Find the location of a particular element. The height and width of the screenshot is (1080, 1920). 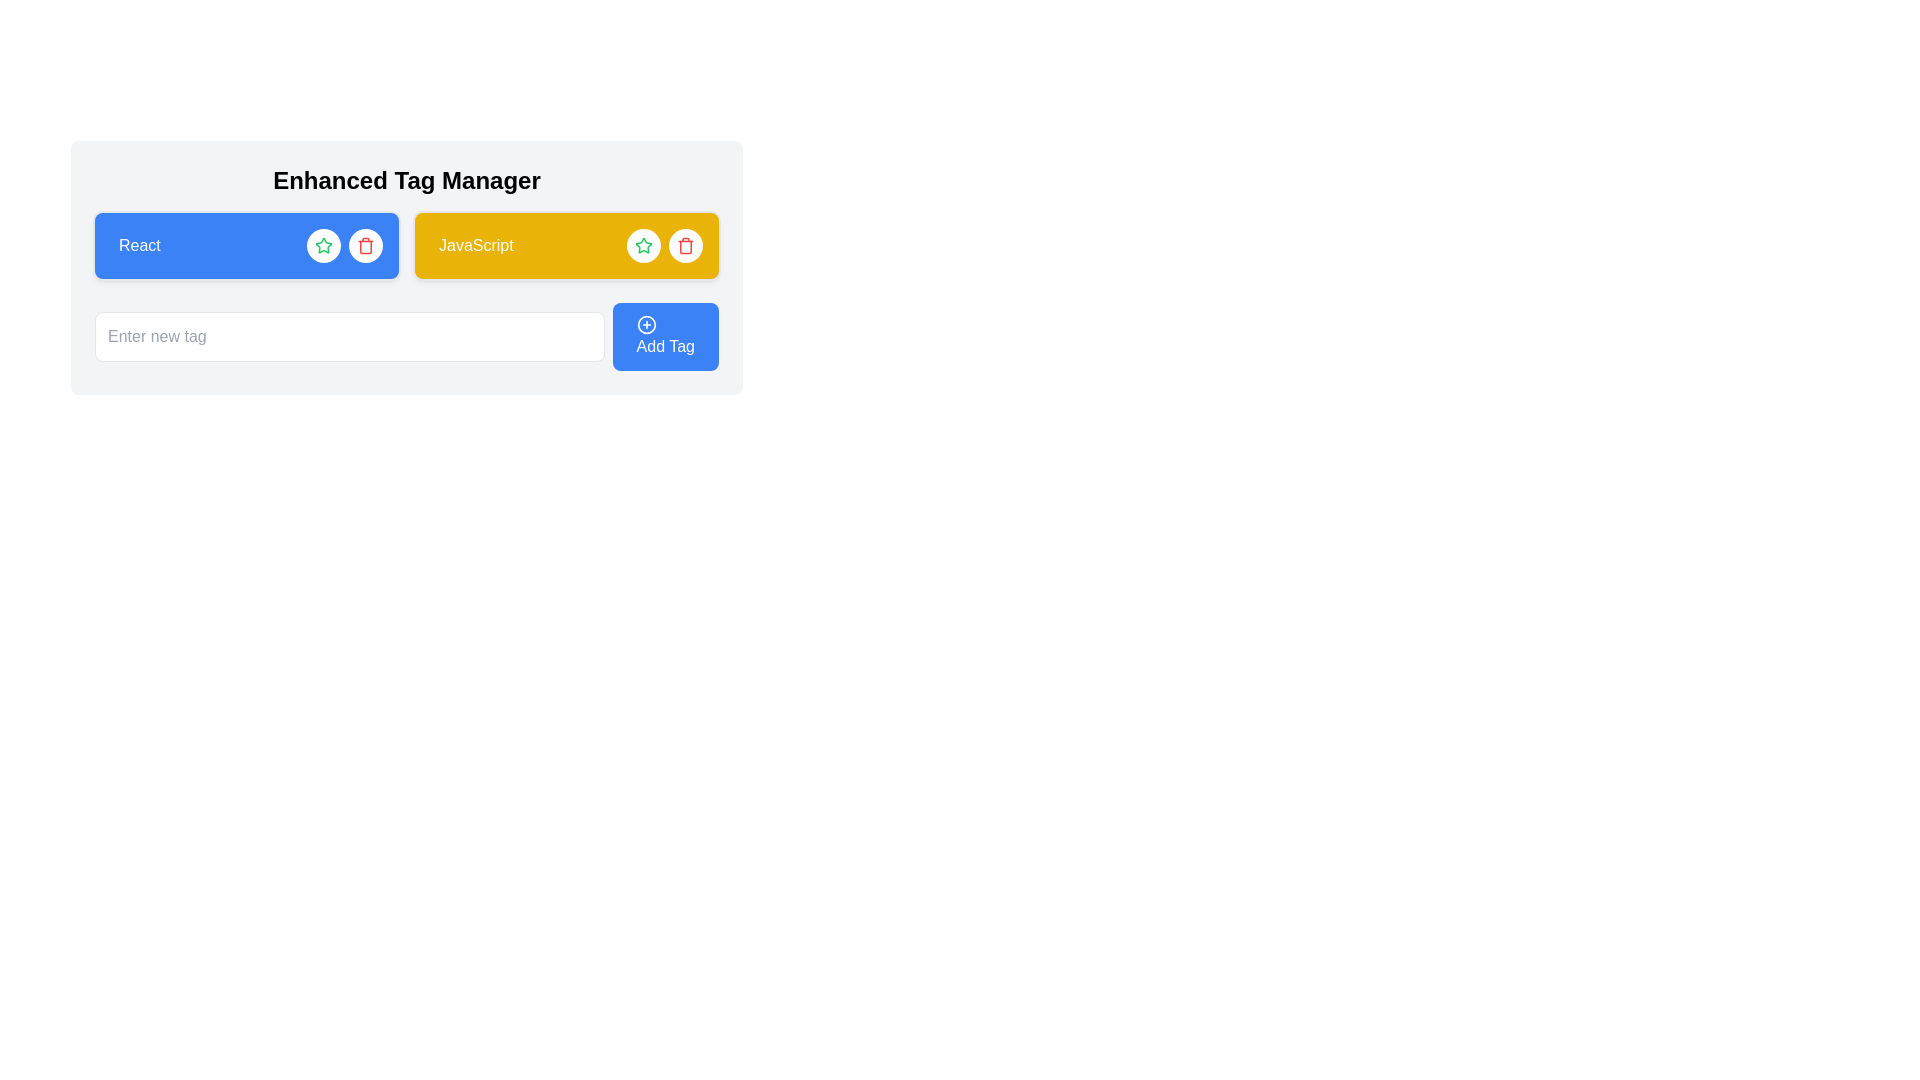

the yellow tag labeled 'JavaScript' is located at coordinates (565, 245).